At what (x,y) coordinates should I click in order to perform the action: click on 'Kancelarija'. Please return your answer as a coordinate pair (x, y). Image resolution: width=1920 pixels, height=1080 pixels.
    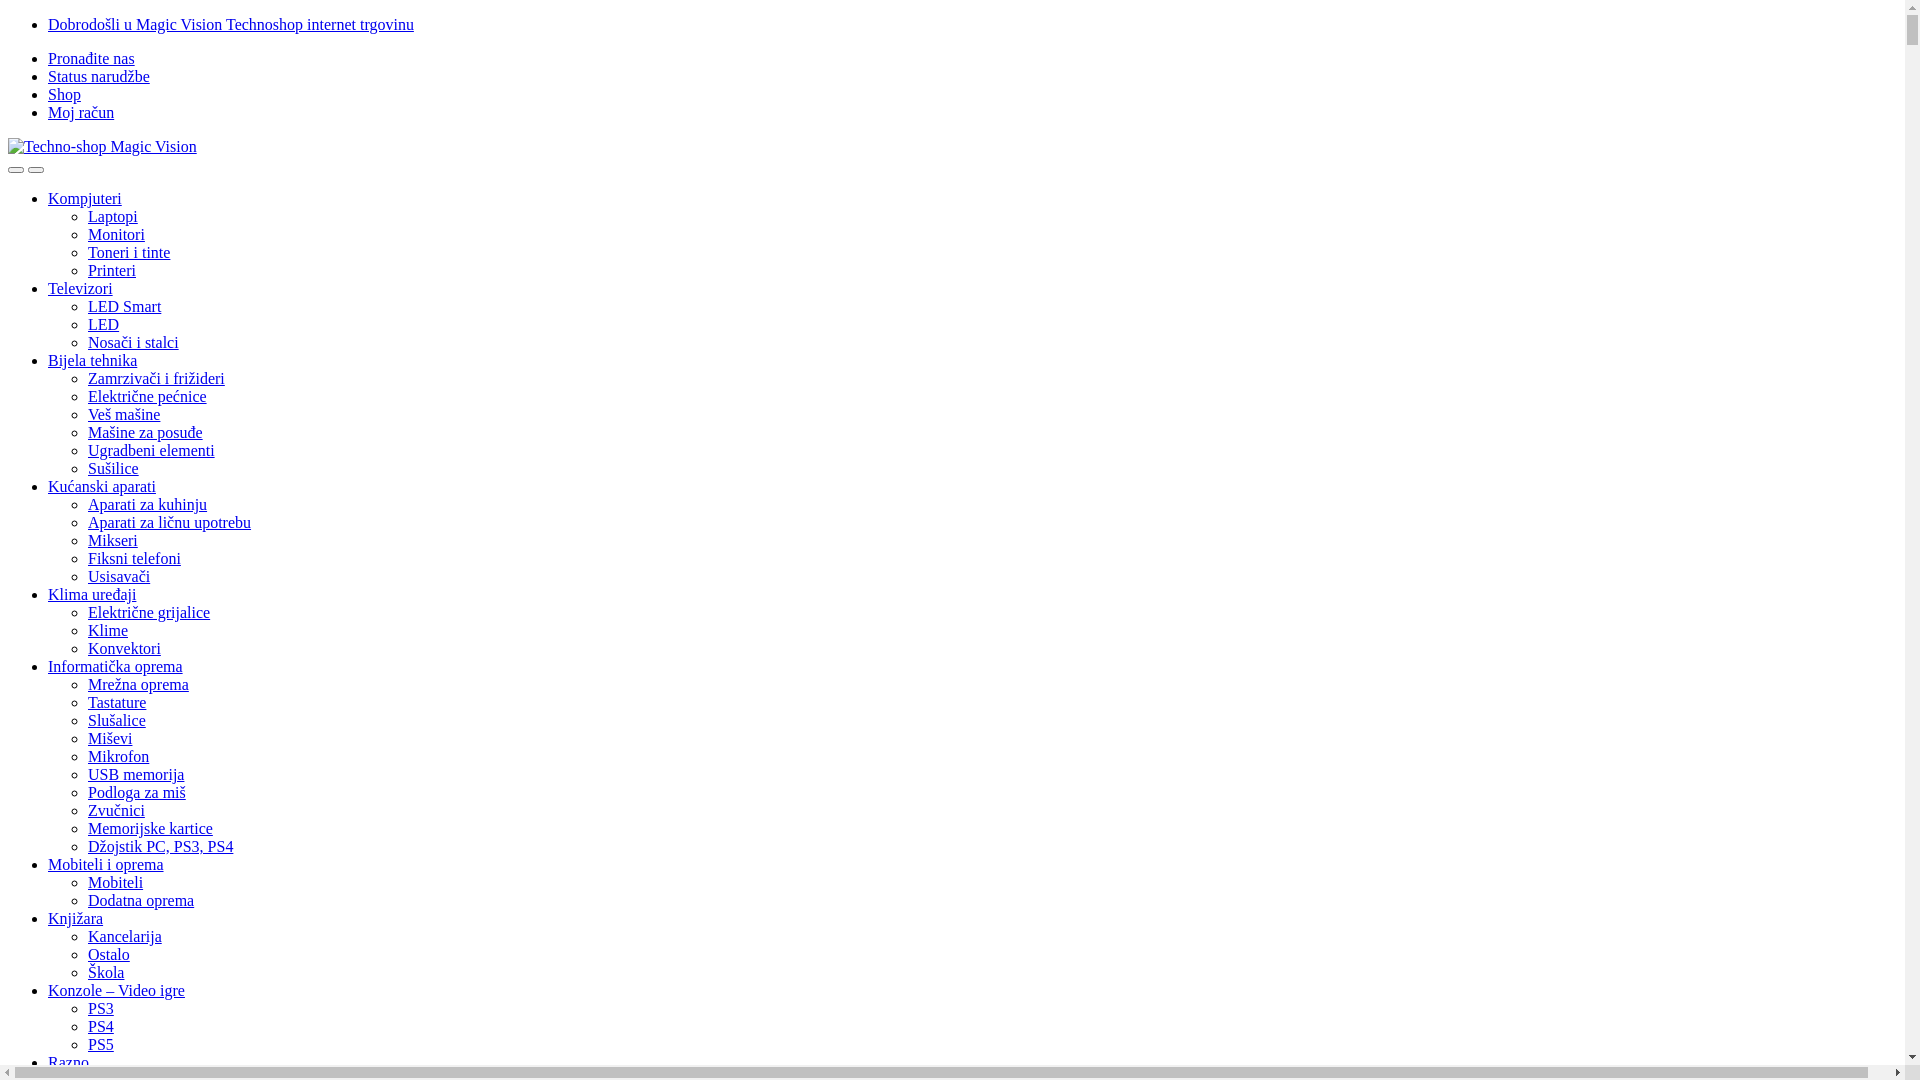
    Looking at the image, I should click on (123, 936).